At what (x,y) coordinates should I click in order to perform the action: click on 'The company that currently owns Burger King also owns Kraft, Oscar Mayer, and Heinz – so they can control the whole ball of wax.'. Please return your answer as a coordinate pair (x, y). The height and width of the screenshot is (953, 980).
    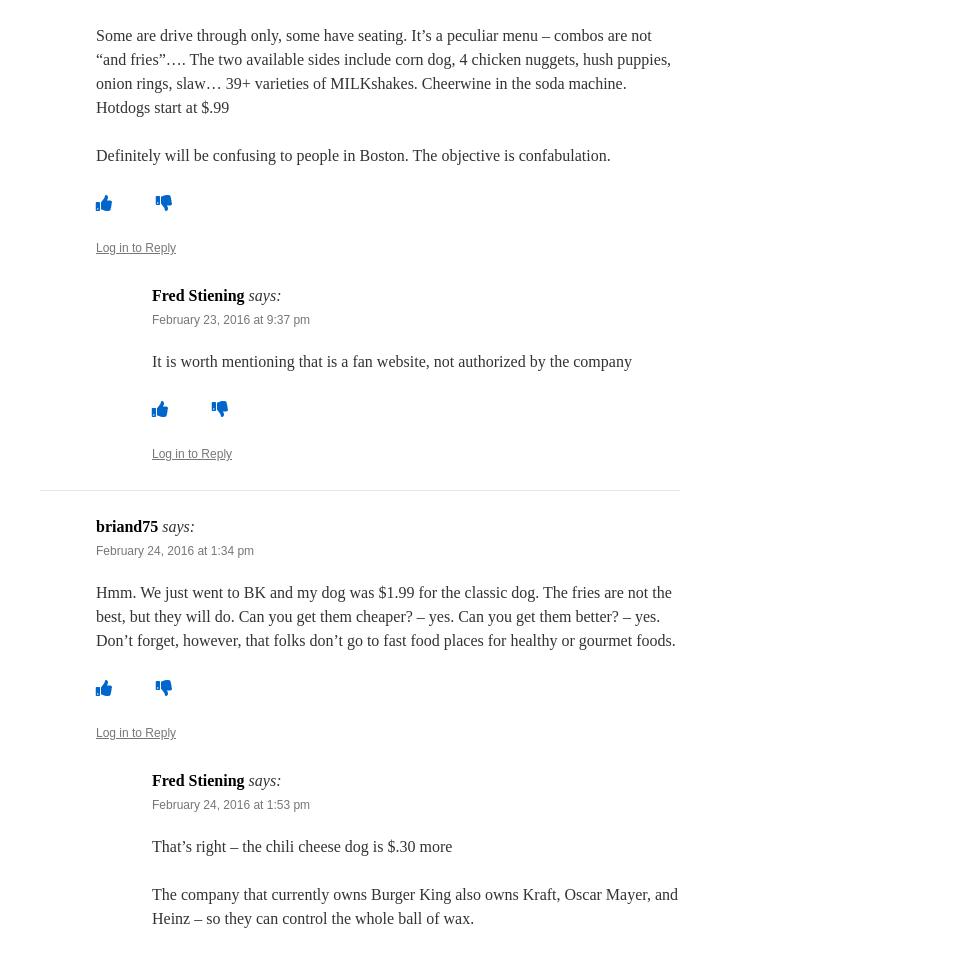
    Looking at the image, I should click on (415, 906).